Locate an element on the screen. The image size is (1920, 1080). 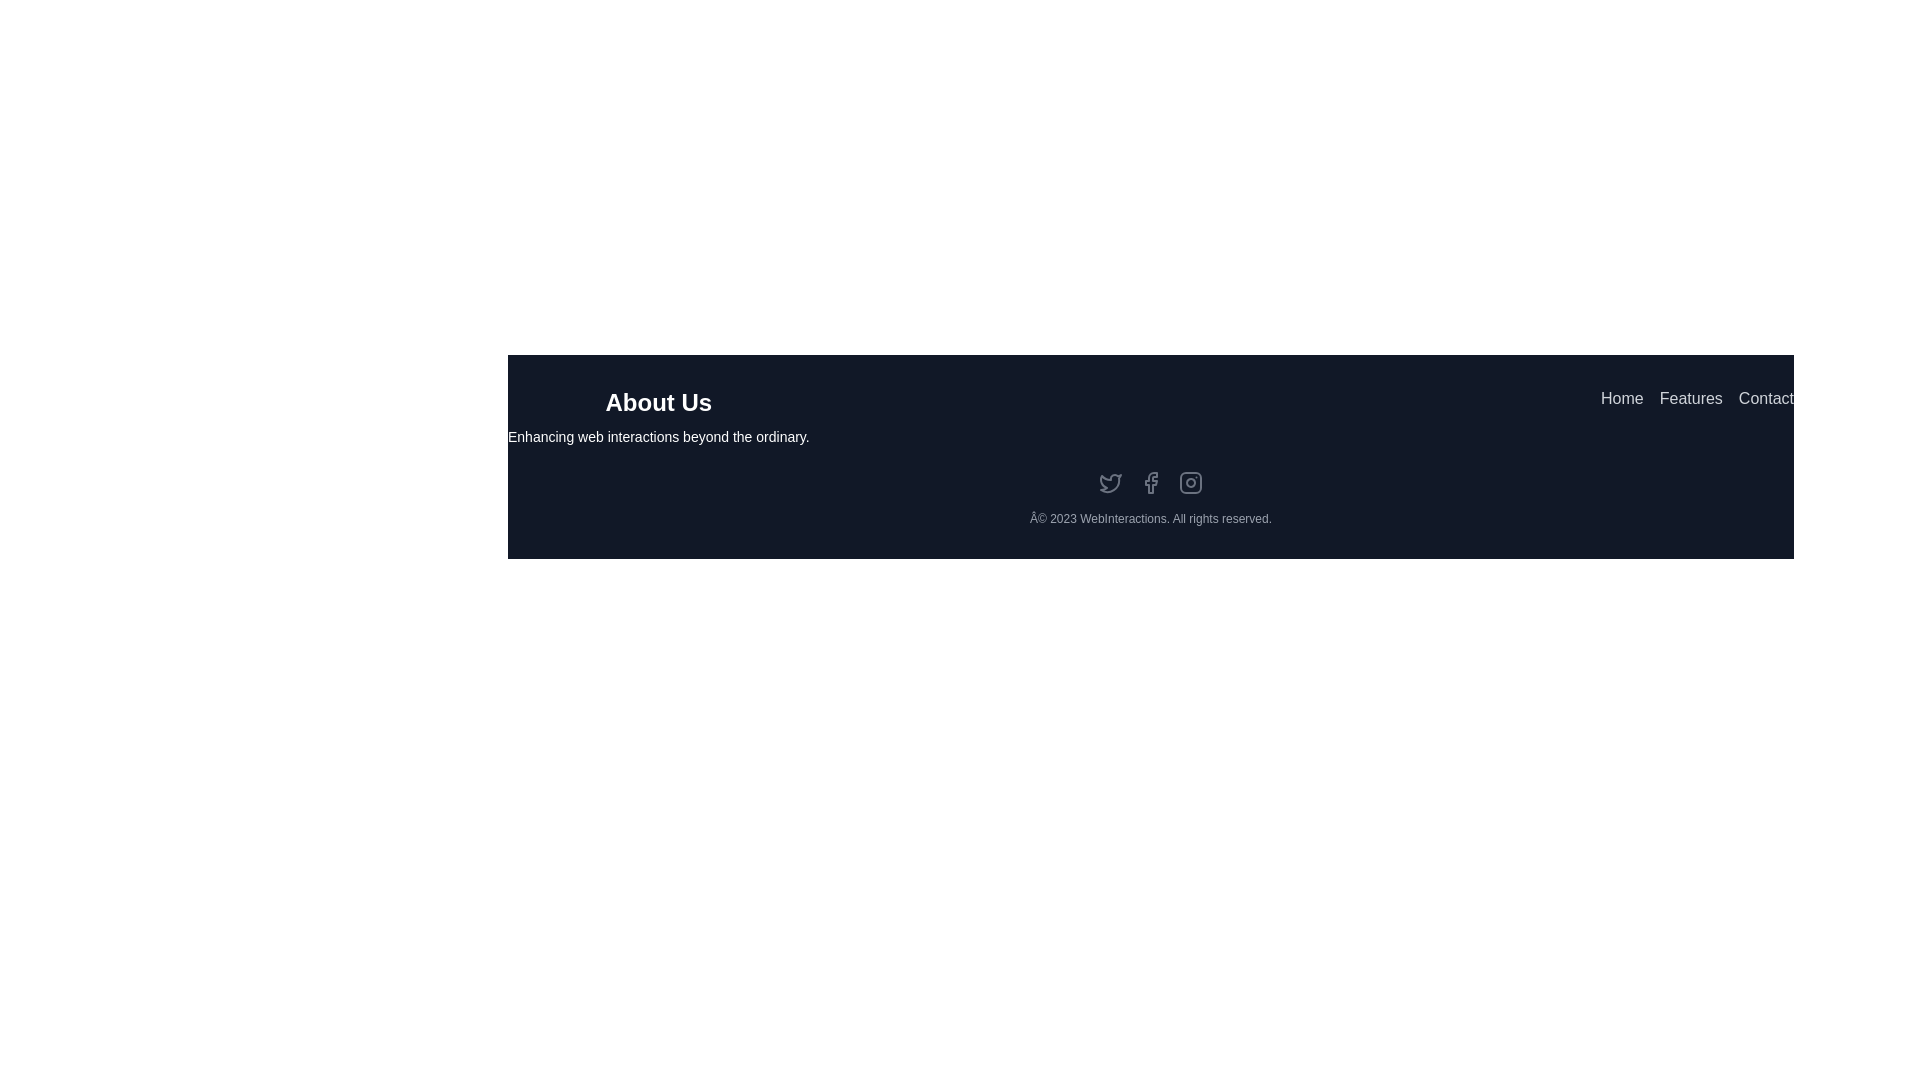
the first social media icon, which is a minimalistic Twitter logo that changes color from gray to blue when hovered over is located at coordinates (1109, 482).